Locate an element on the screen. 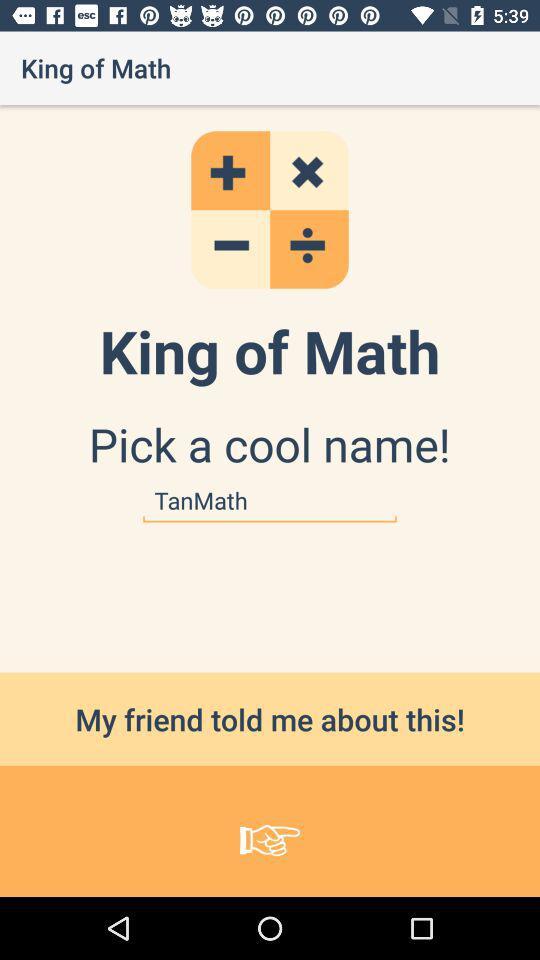 The width and height of the screenshot is (540, 960). the tanmath is located at coordinates (270, 500).